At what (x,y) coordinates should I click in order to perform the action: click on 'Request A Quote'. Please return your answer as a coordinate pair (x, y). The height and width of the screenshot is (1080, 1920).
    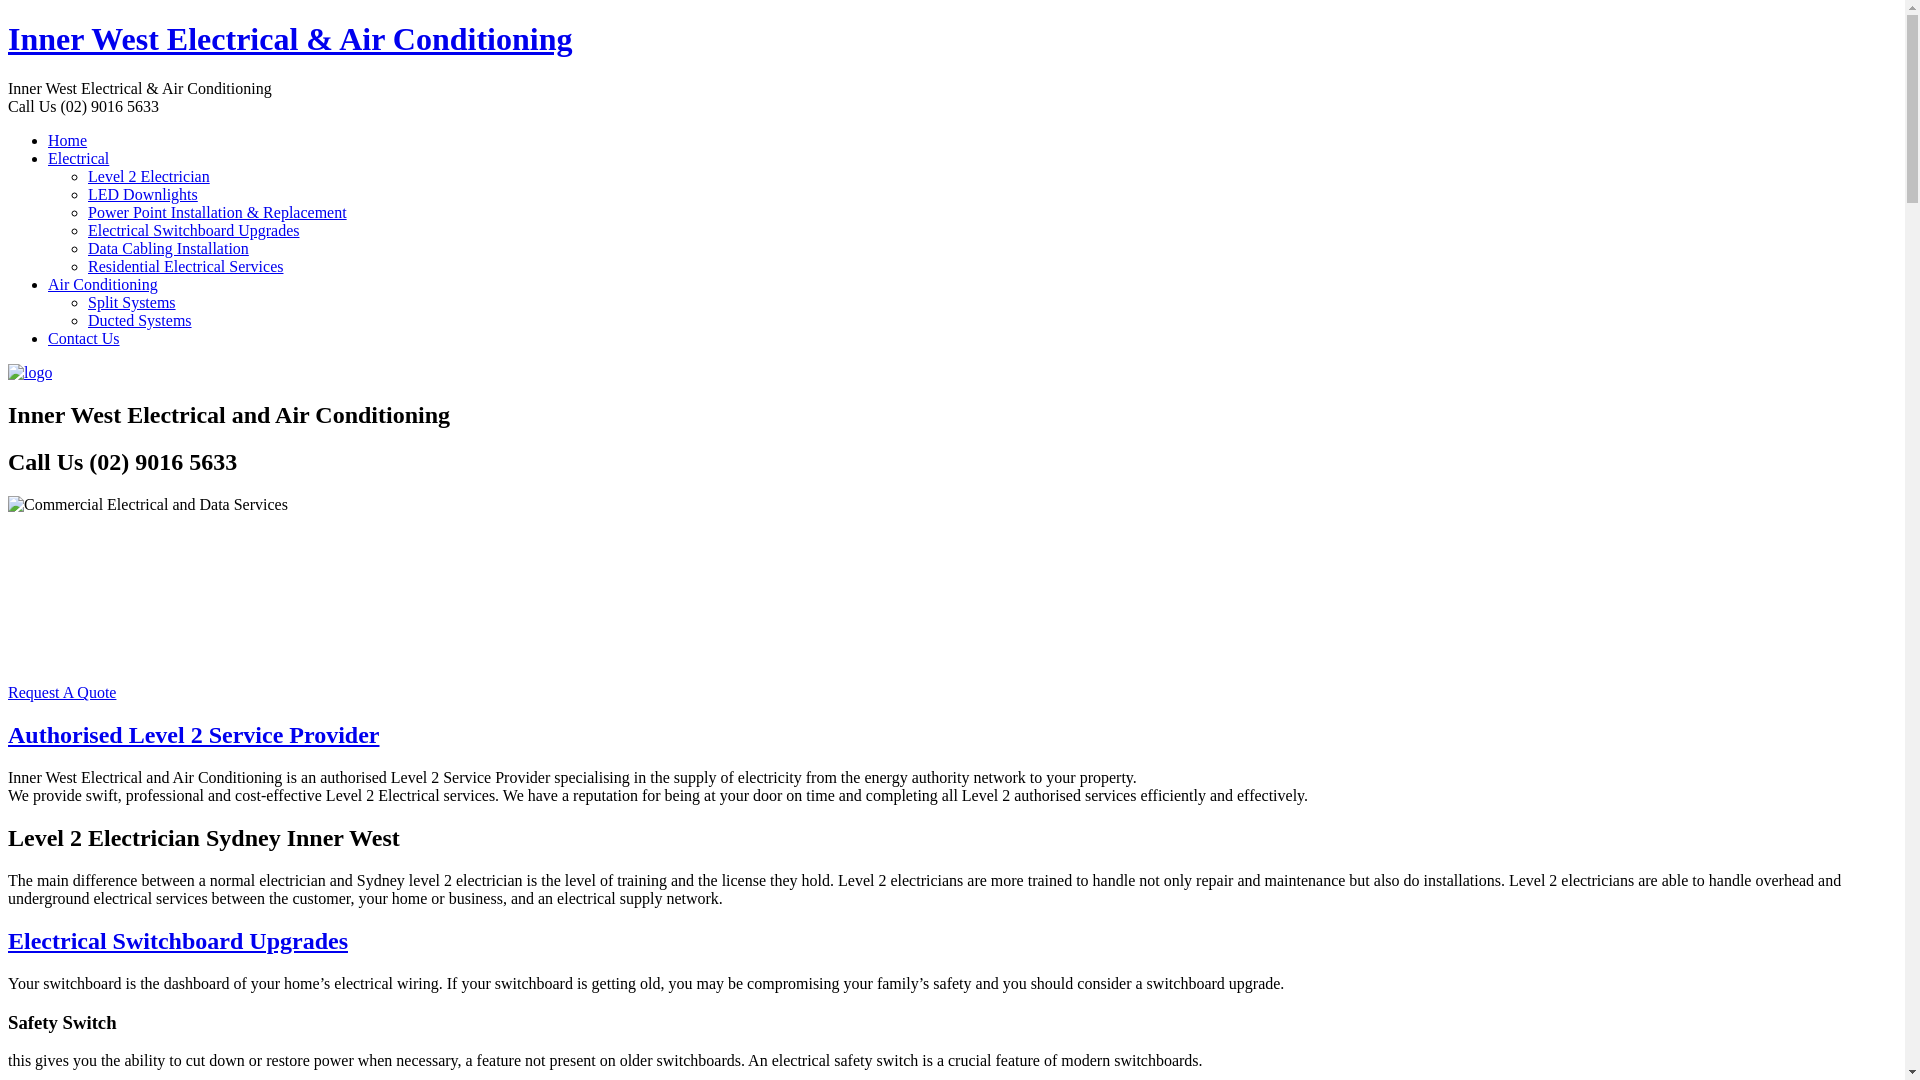
    Looking at the image, I should click on (62, 691).